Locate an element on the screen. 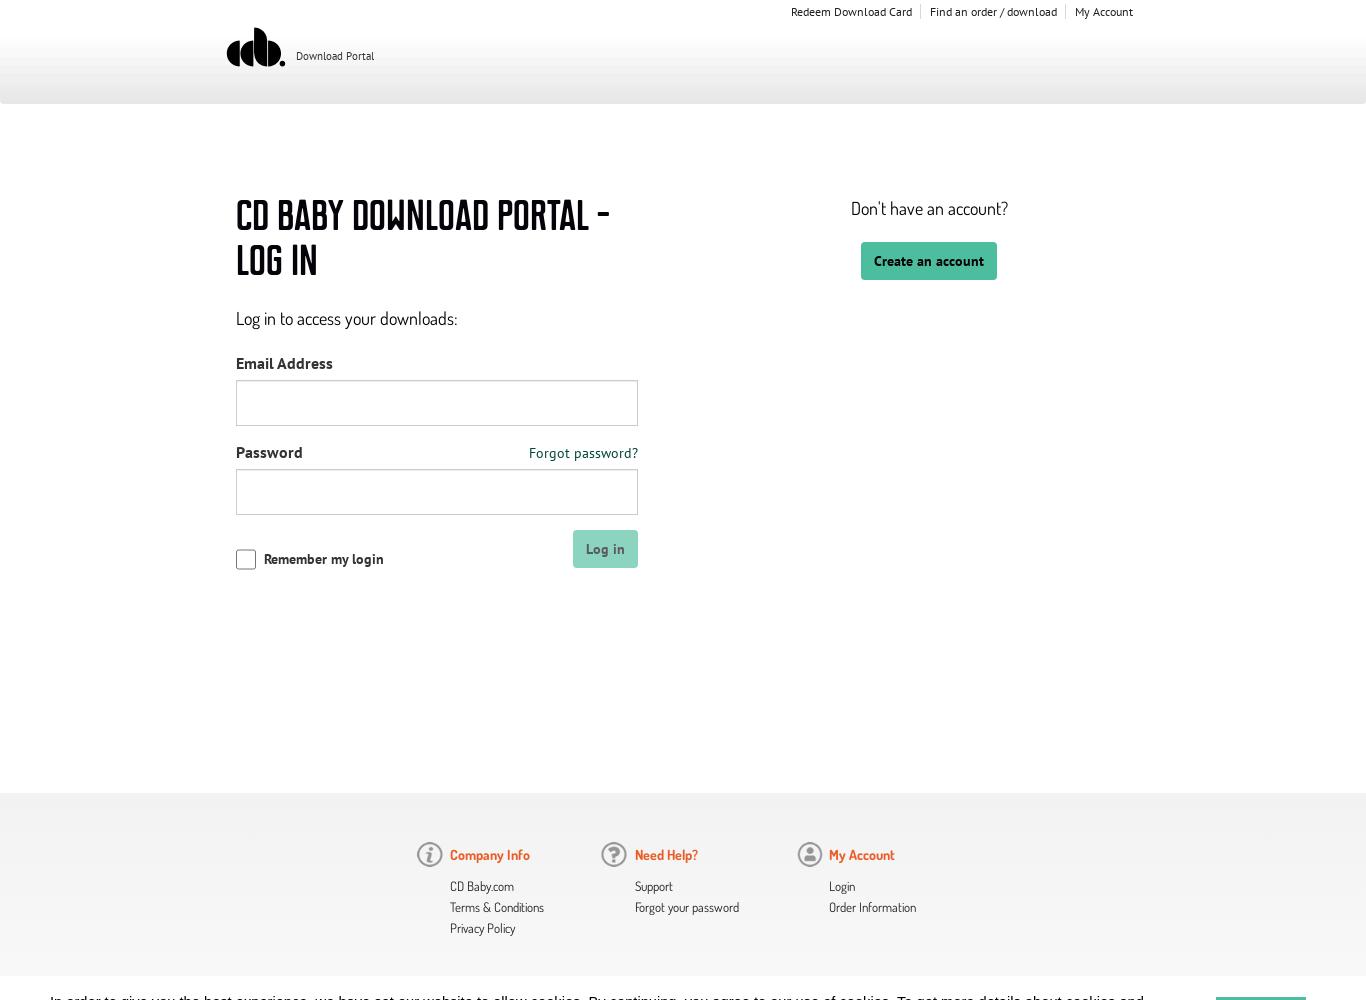 This screenshot has height=1000, width=1366. 'Company Info' is located at coordinates (489, 853).